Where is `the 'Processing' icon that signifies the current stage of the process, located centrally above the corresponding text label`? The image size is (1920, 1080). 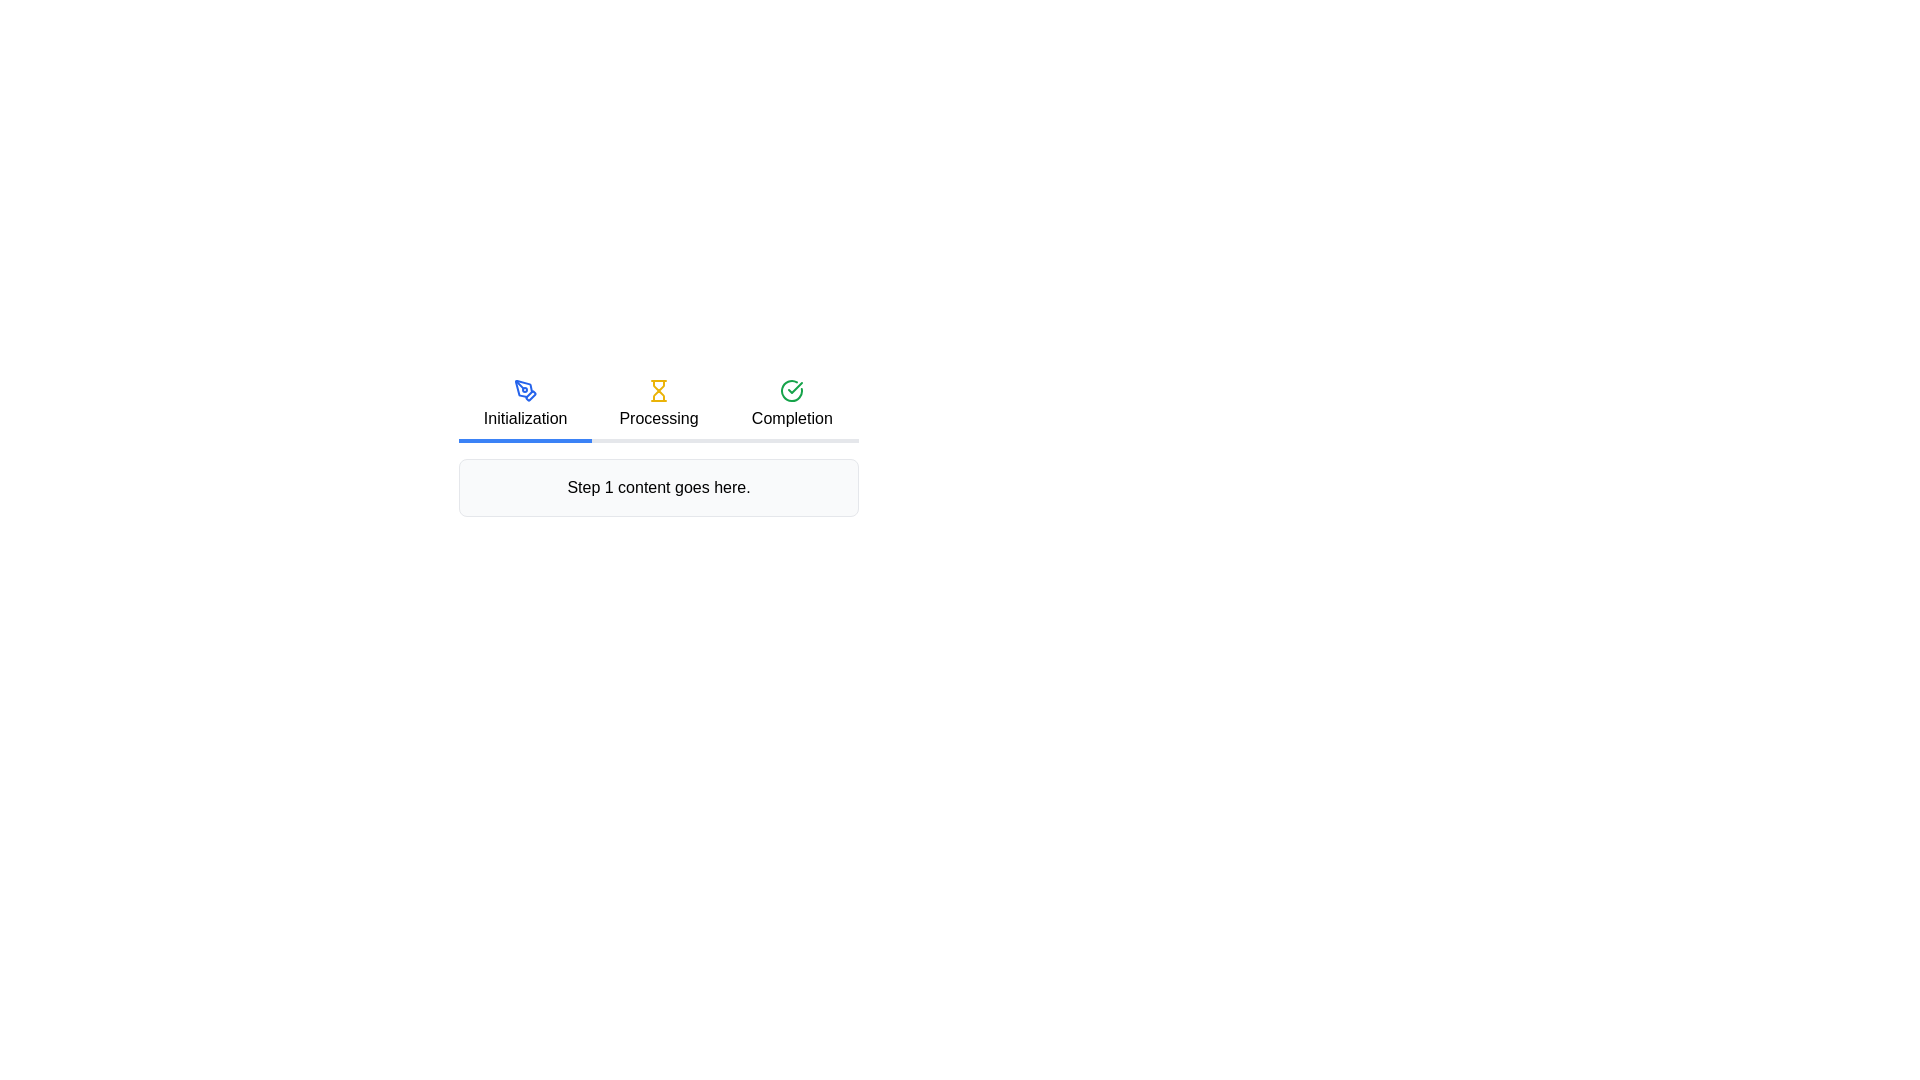
the 'Processing' icon that signifies the current stage of the process, located centrally above the corresponding text label is located at coordinates (658, 385).